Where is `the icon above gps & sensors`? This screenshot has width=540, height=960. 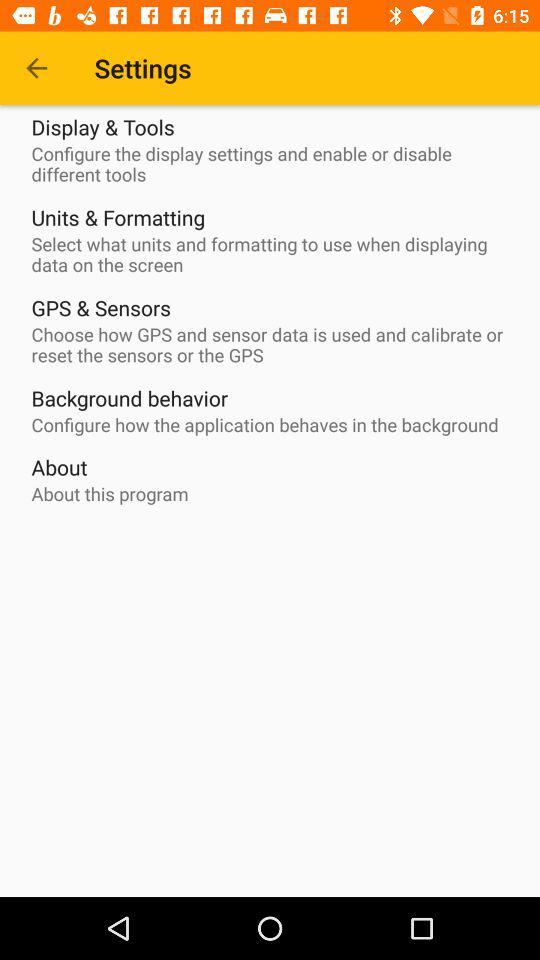
the icon above gps & sensors is located at coordinates (274, 253).